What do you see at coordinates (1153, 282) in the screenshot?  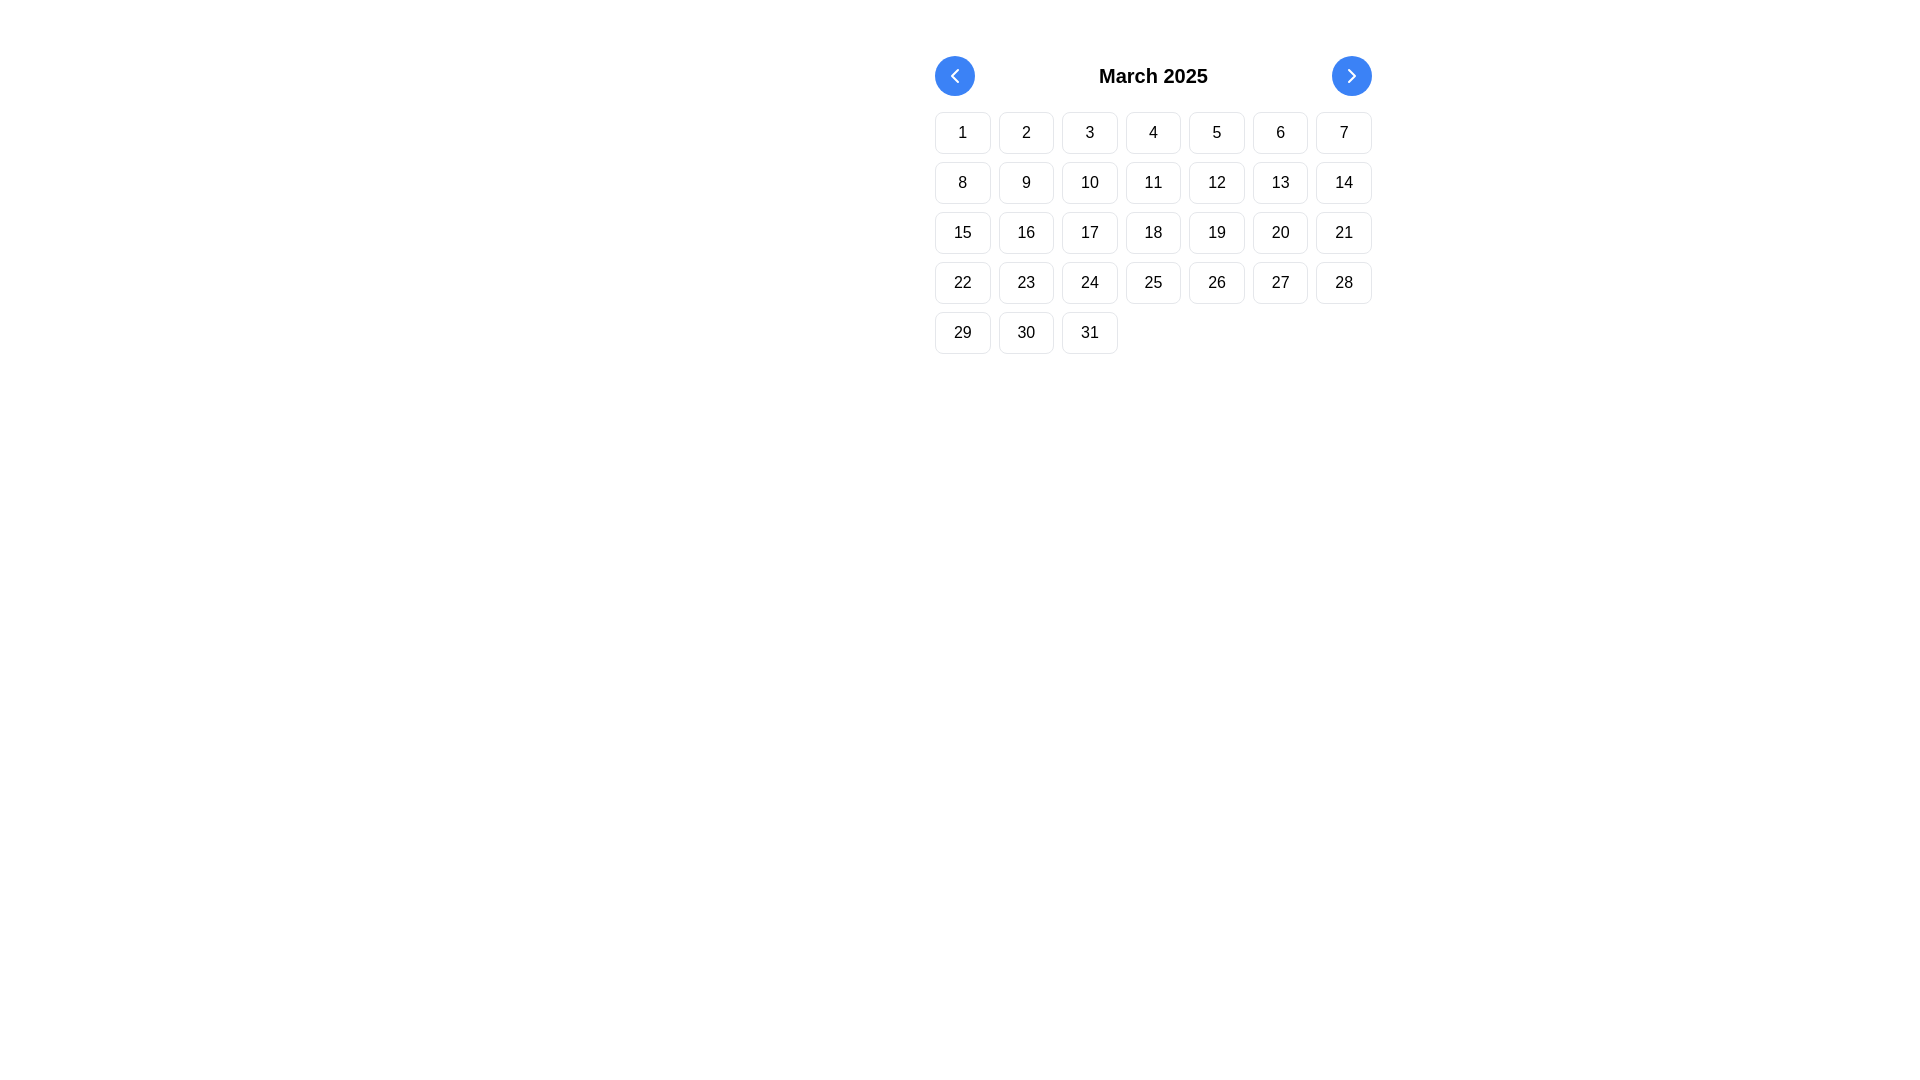 I see `the square-shaped button labeled '25' in the calendar view for March 2025` at bounding box center [1153, 282].